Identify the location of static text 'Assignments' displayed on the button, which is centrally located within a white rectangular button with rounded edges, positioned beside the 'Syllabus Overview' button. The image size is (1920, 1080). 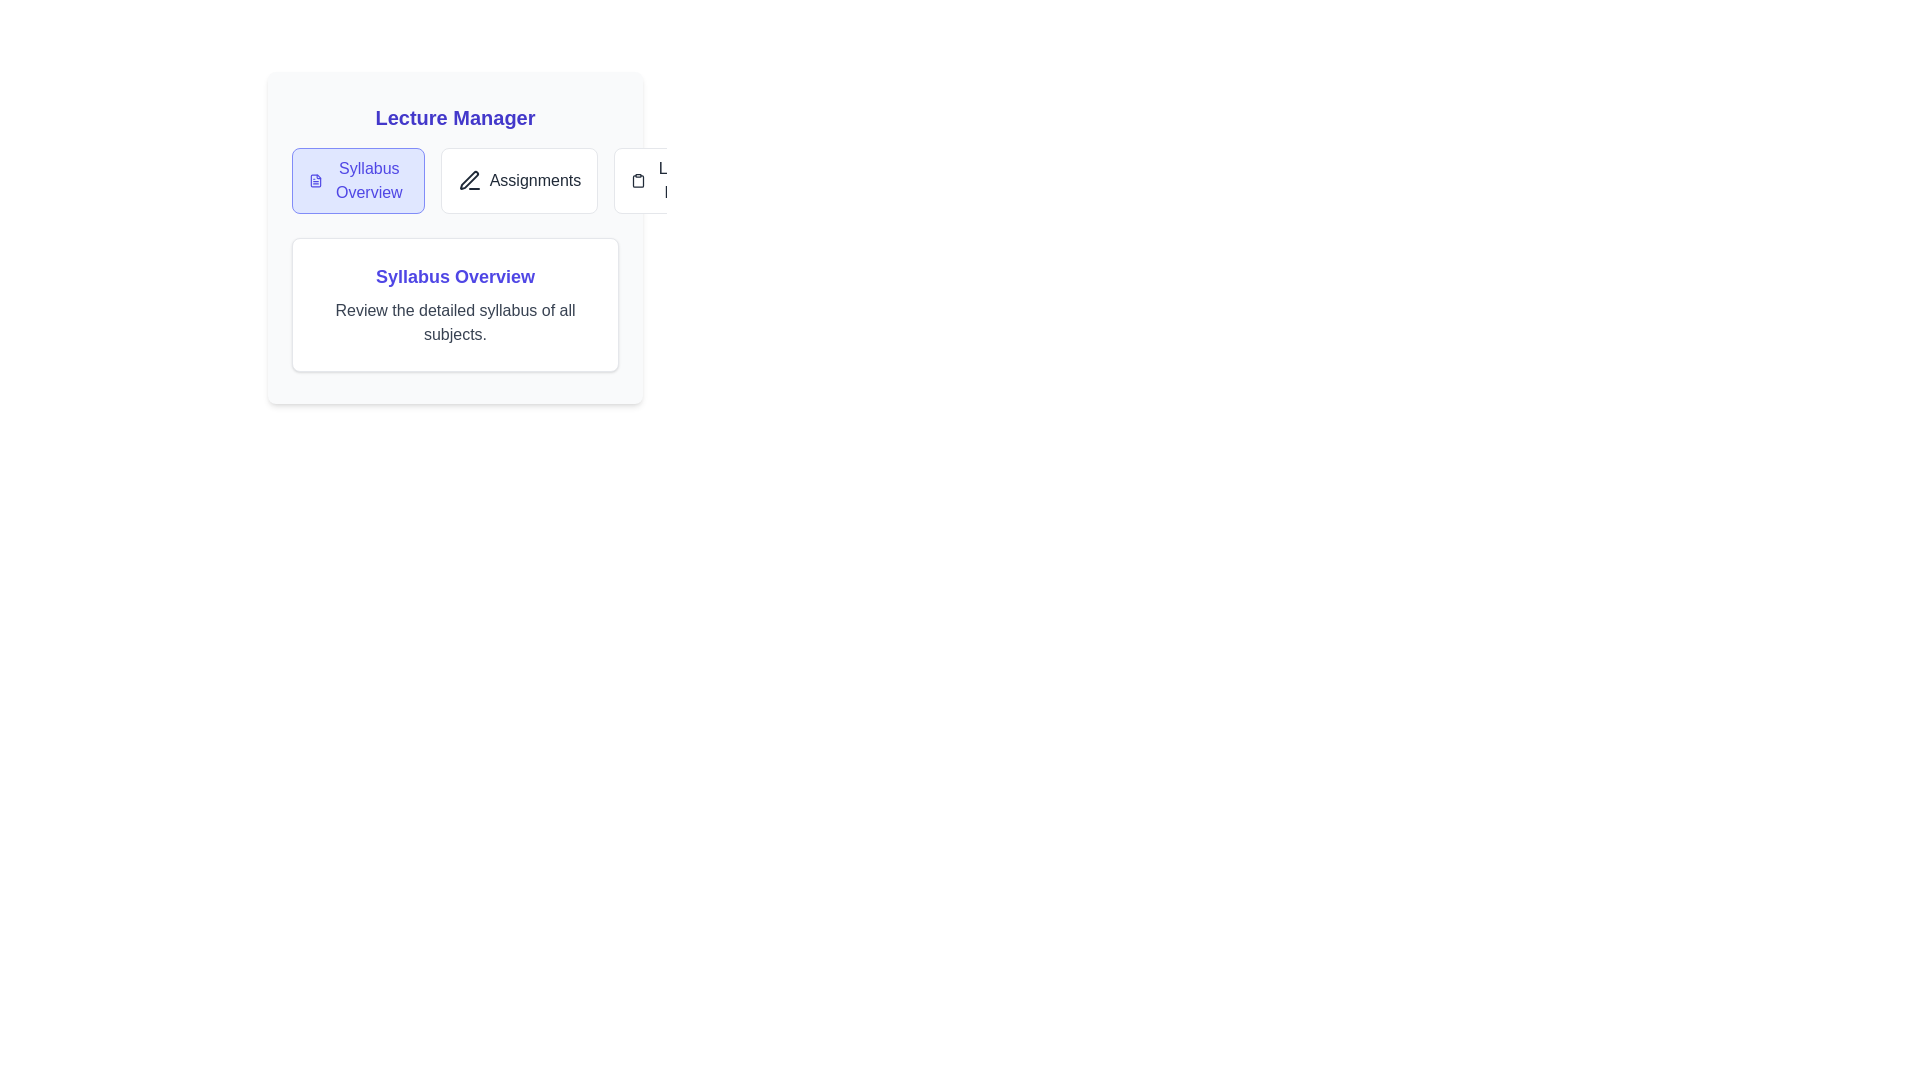
(535, 181).